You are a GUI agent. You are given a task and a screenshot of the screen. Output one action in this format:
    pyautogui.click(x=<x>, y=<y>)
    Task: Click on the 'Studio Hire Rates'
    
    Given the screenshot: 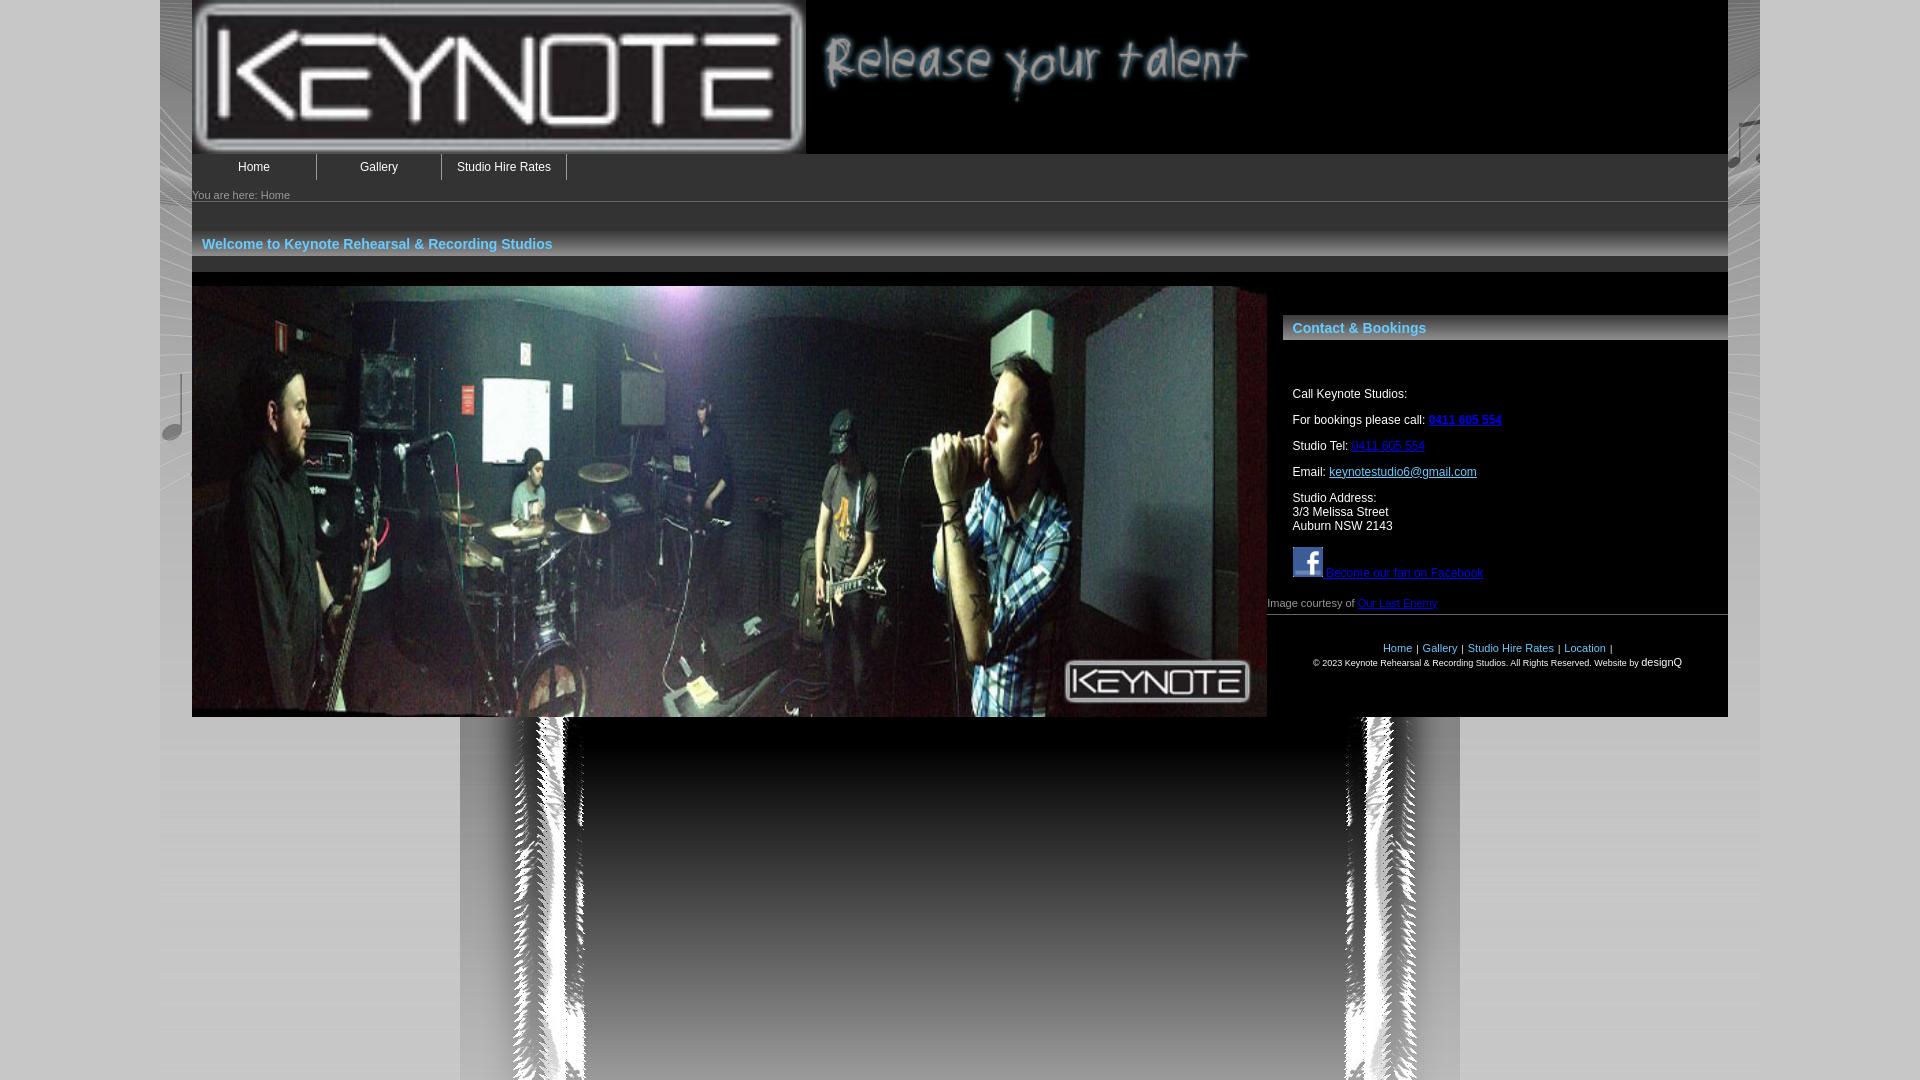 What is the action you would take?
    pyautogui.click(x=504, y=165)
    